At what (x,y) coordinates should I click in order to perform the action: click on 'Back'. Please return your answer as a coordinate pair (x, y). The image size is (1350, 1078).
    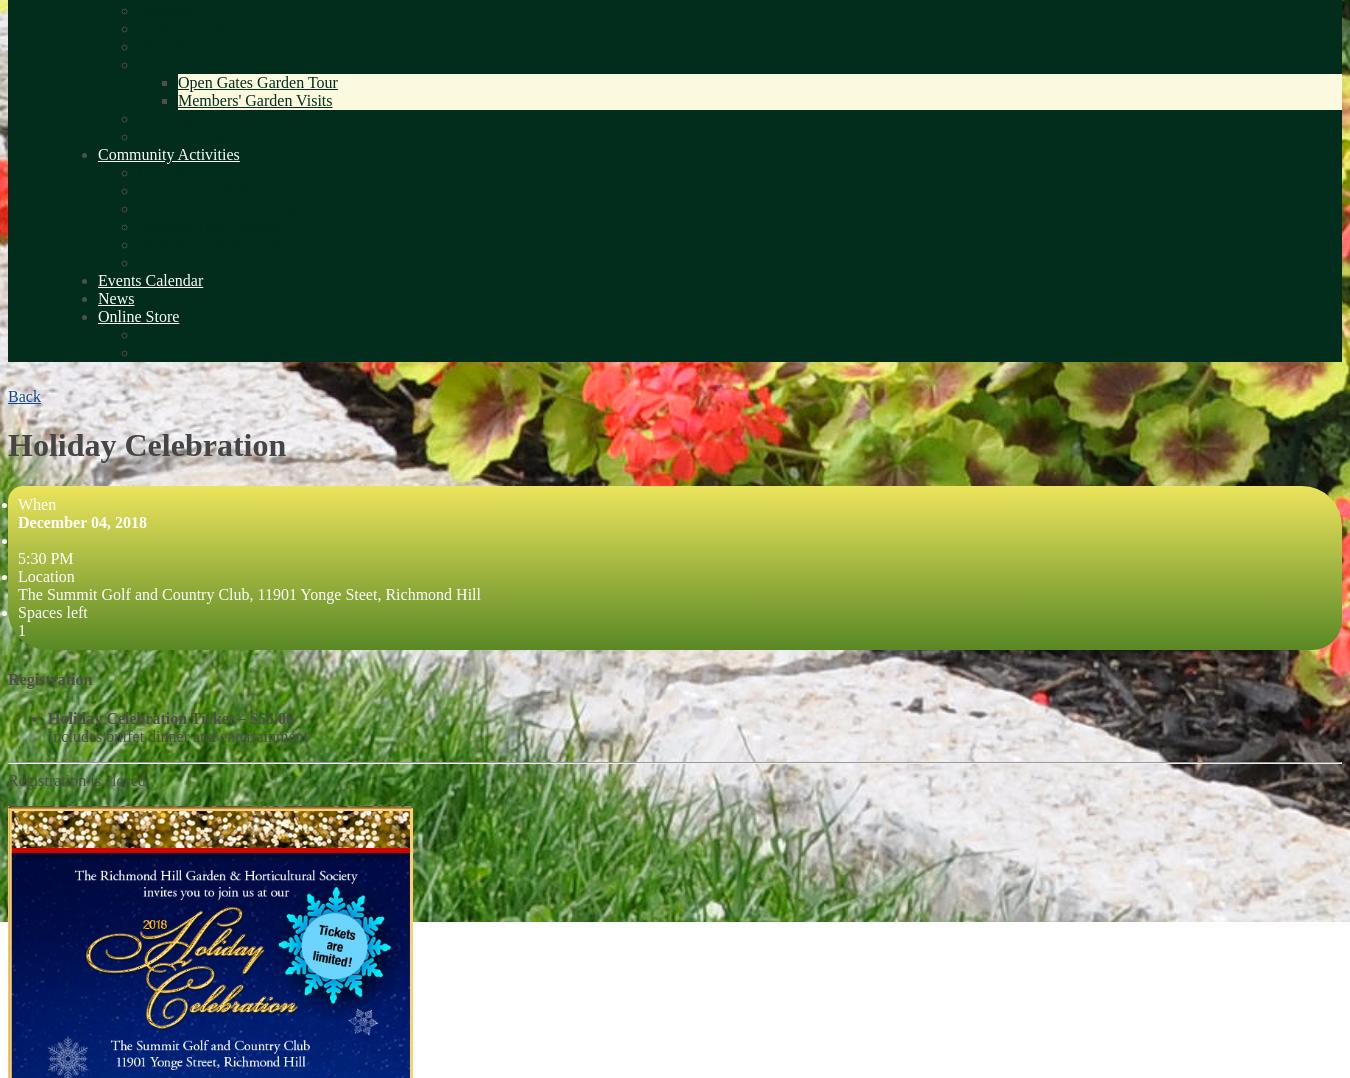
    Looking at the image, I should click on (23, 395).